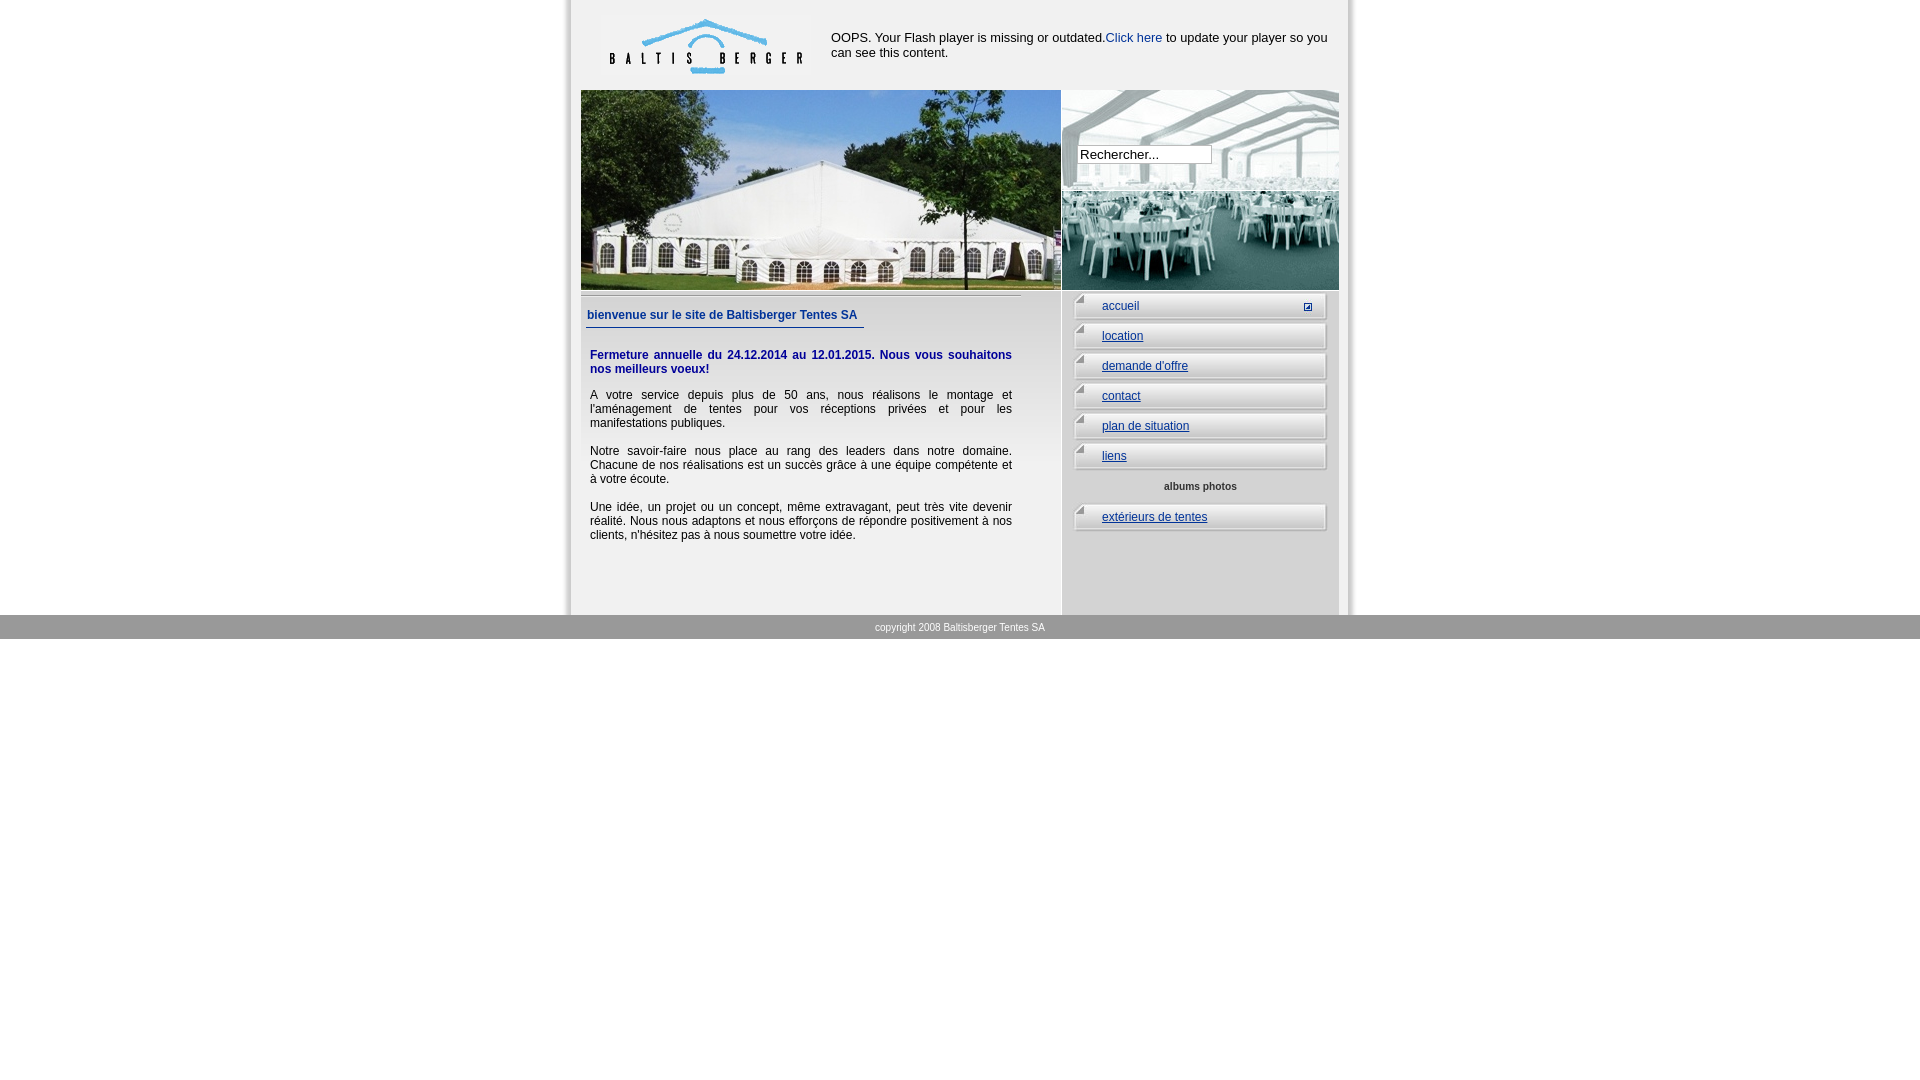 The width and height of the screenshot is (1920, 1080). Describe the element at coordinates (1104, 37) in the screenshot. I see `'Click here'` at that location.